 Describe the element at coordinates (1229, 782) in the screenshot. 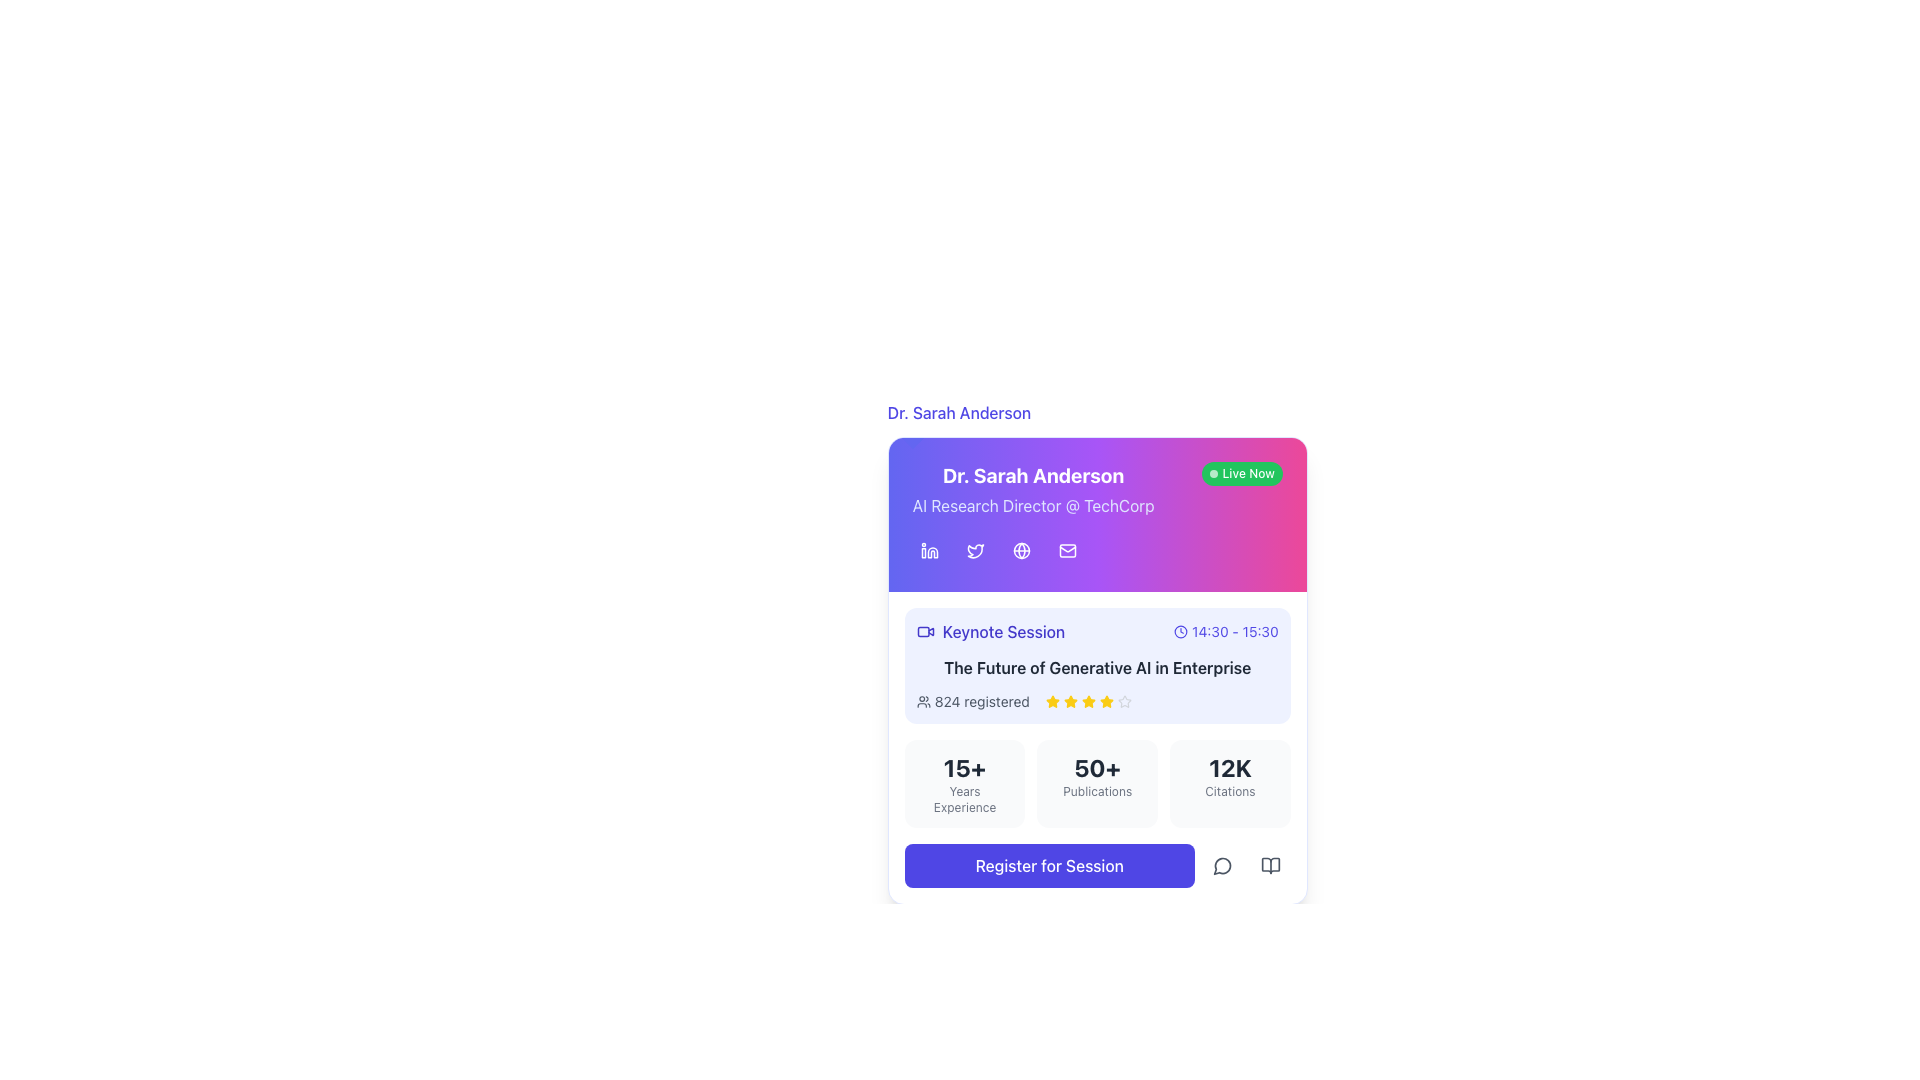

I see `the display block showing the statistic of 12,000 citations, which is the third column in a three-column grid layout at the bottom of the card` at that location.